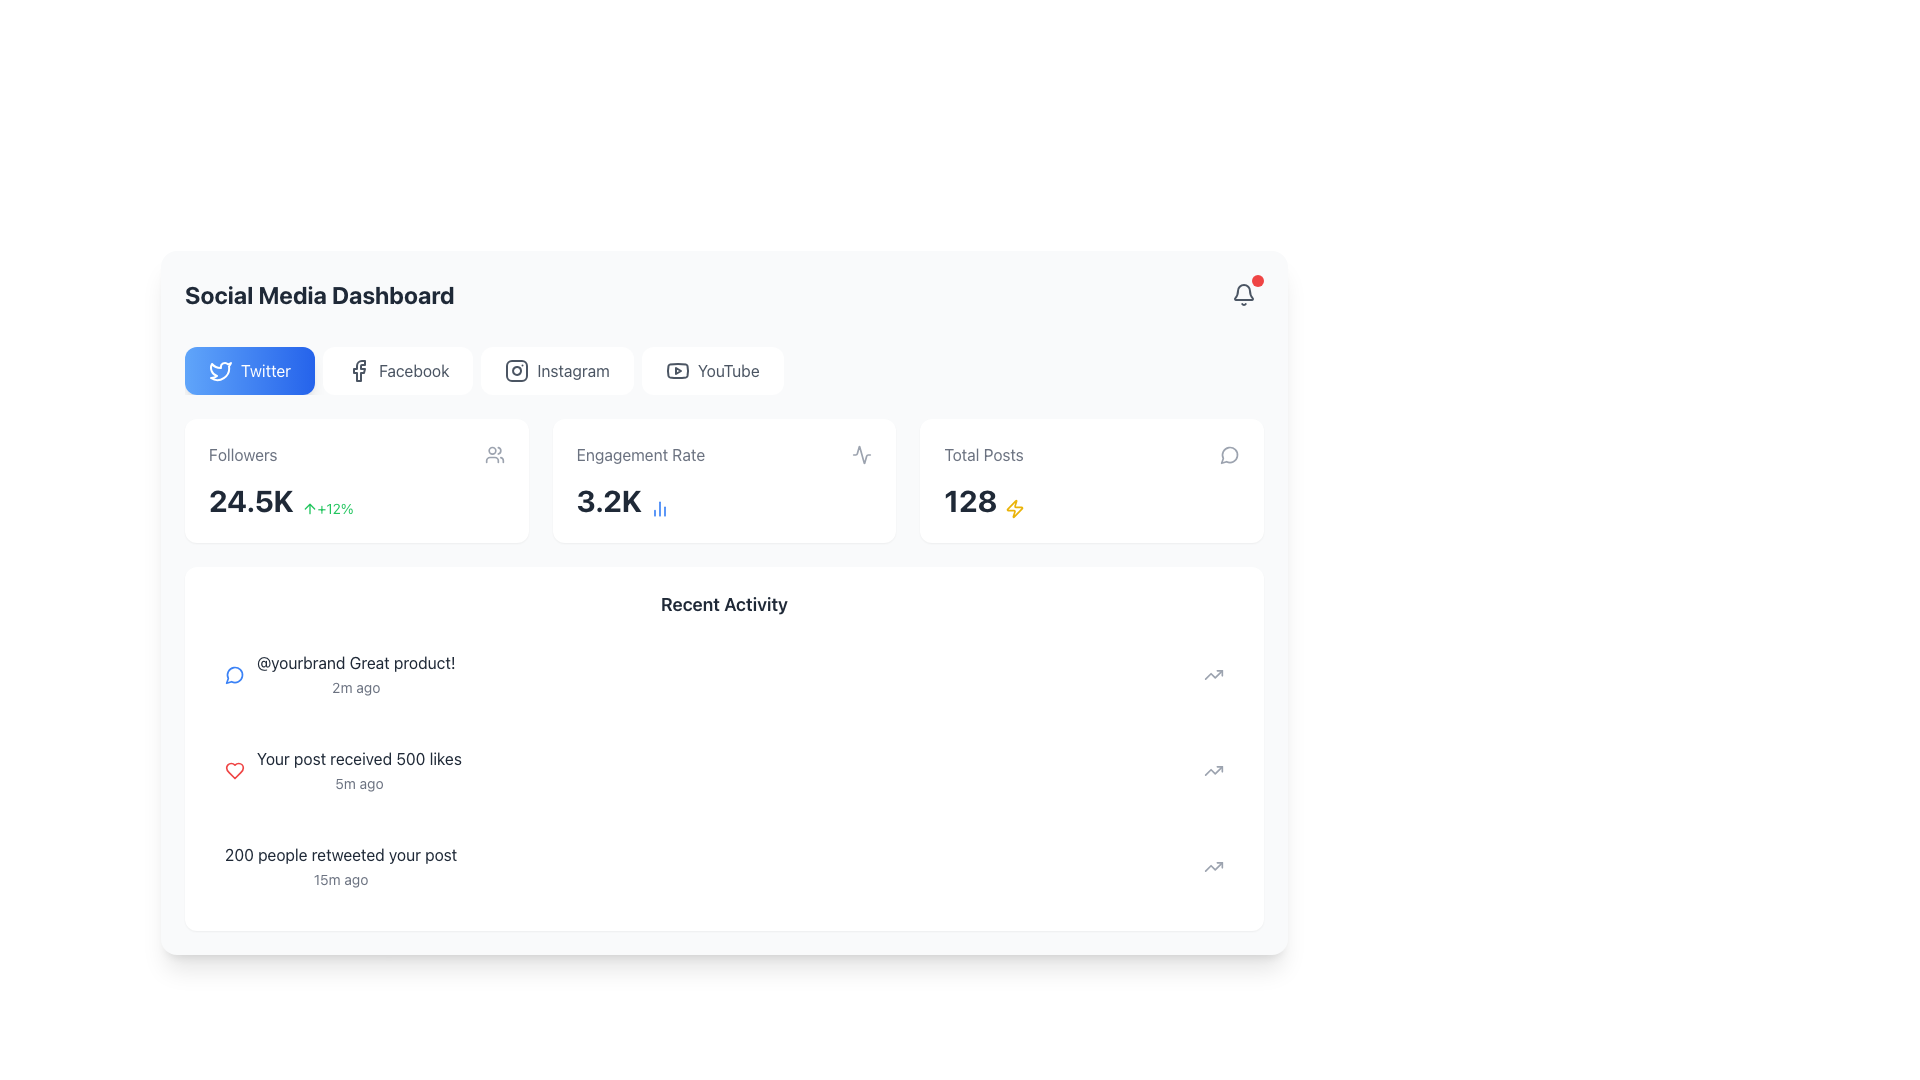 This screenshot has height=1080, width=1920. I want to click on the Twitter icon located within the blue gradient button at the top-left quadrant of the dashboard, so click(220, 370).